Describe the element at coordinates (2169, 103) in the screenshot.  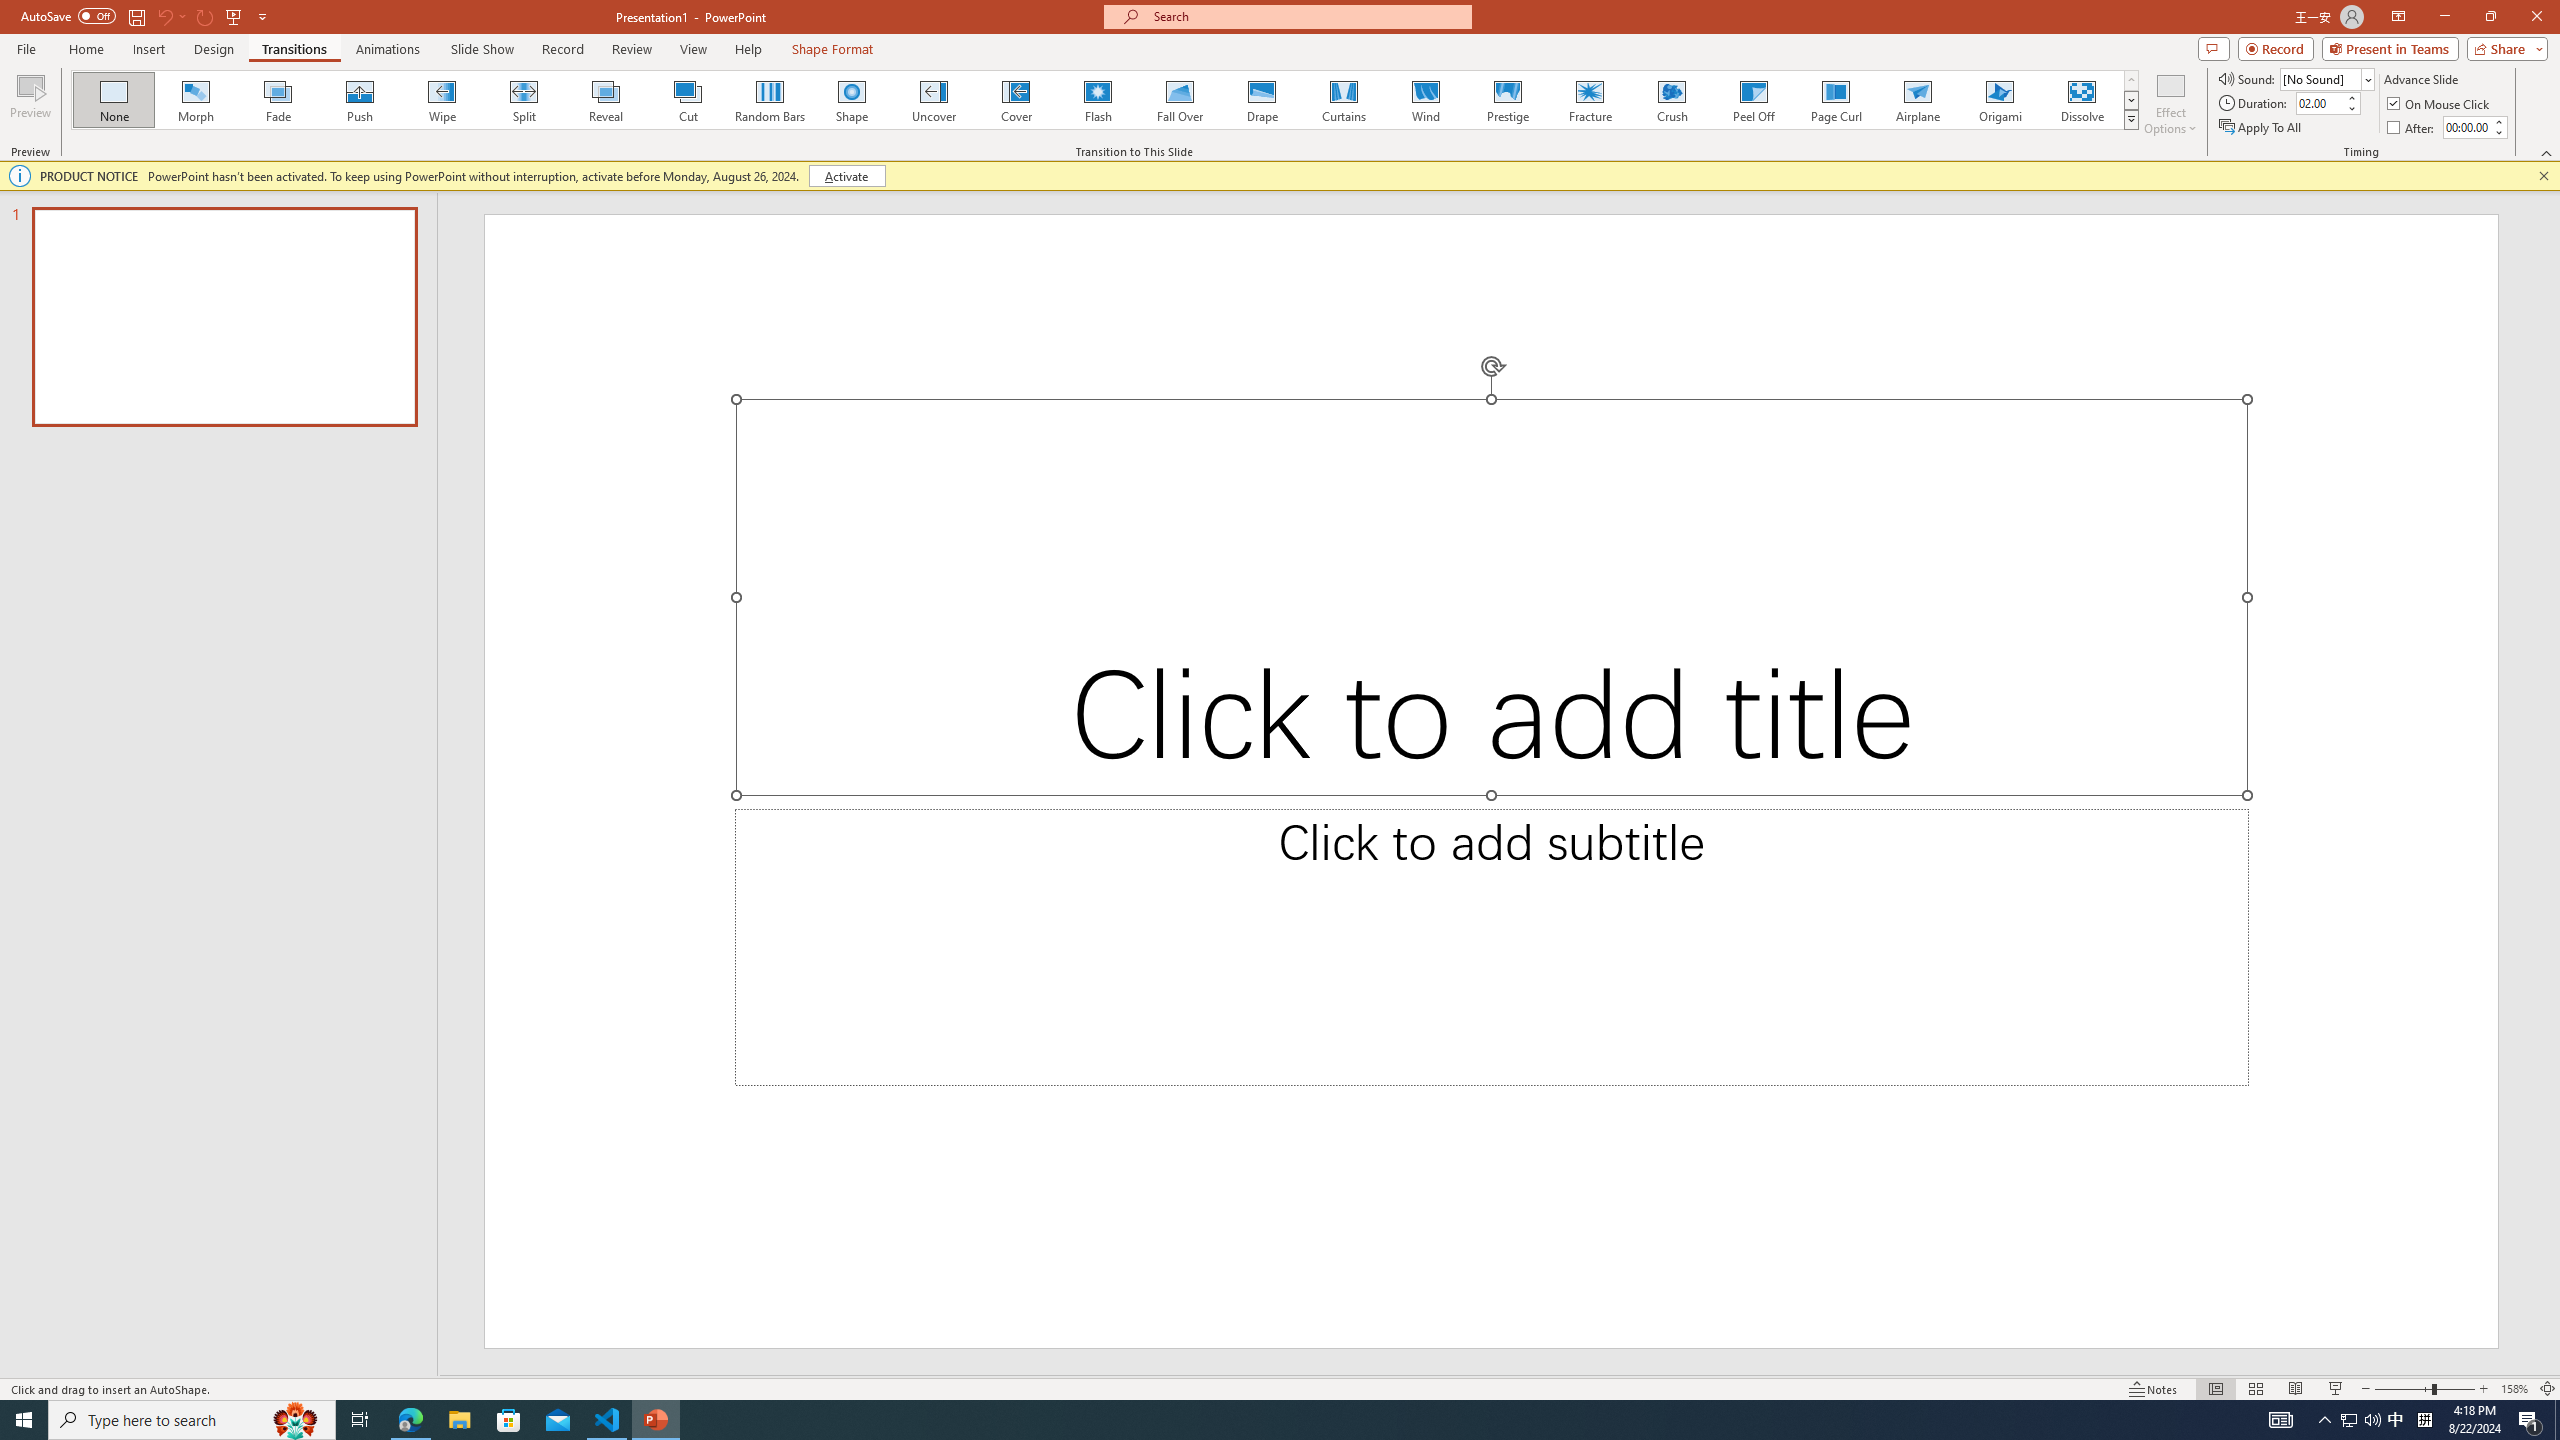
I see `'Effect Options'` at that location.